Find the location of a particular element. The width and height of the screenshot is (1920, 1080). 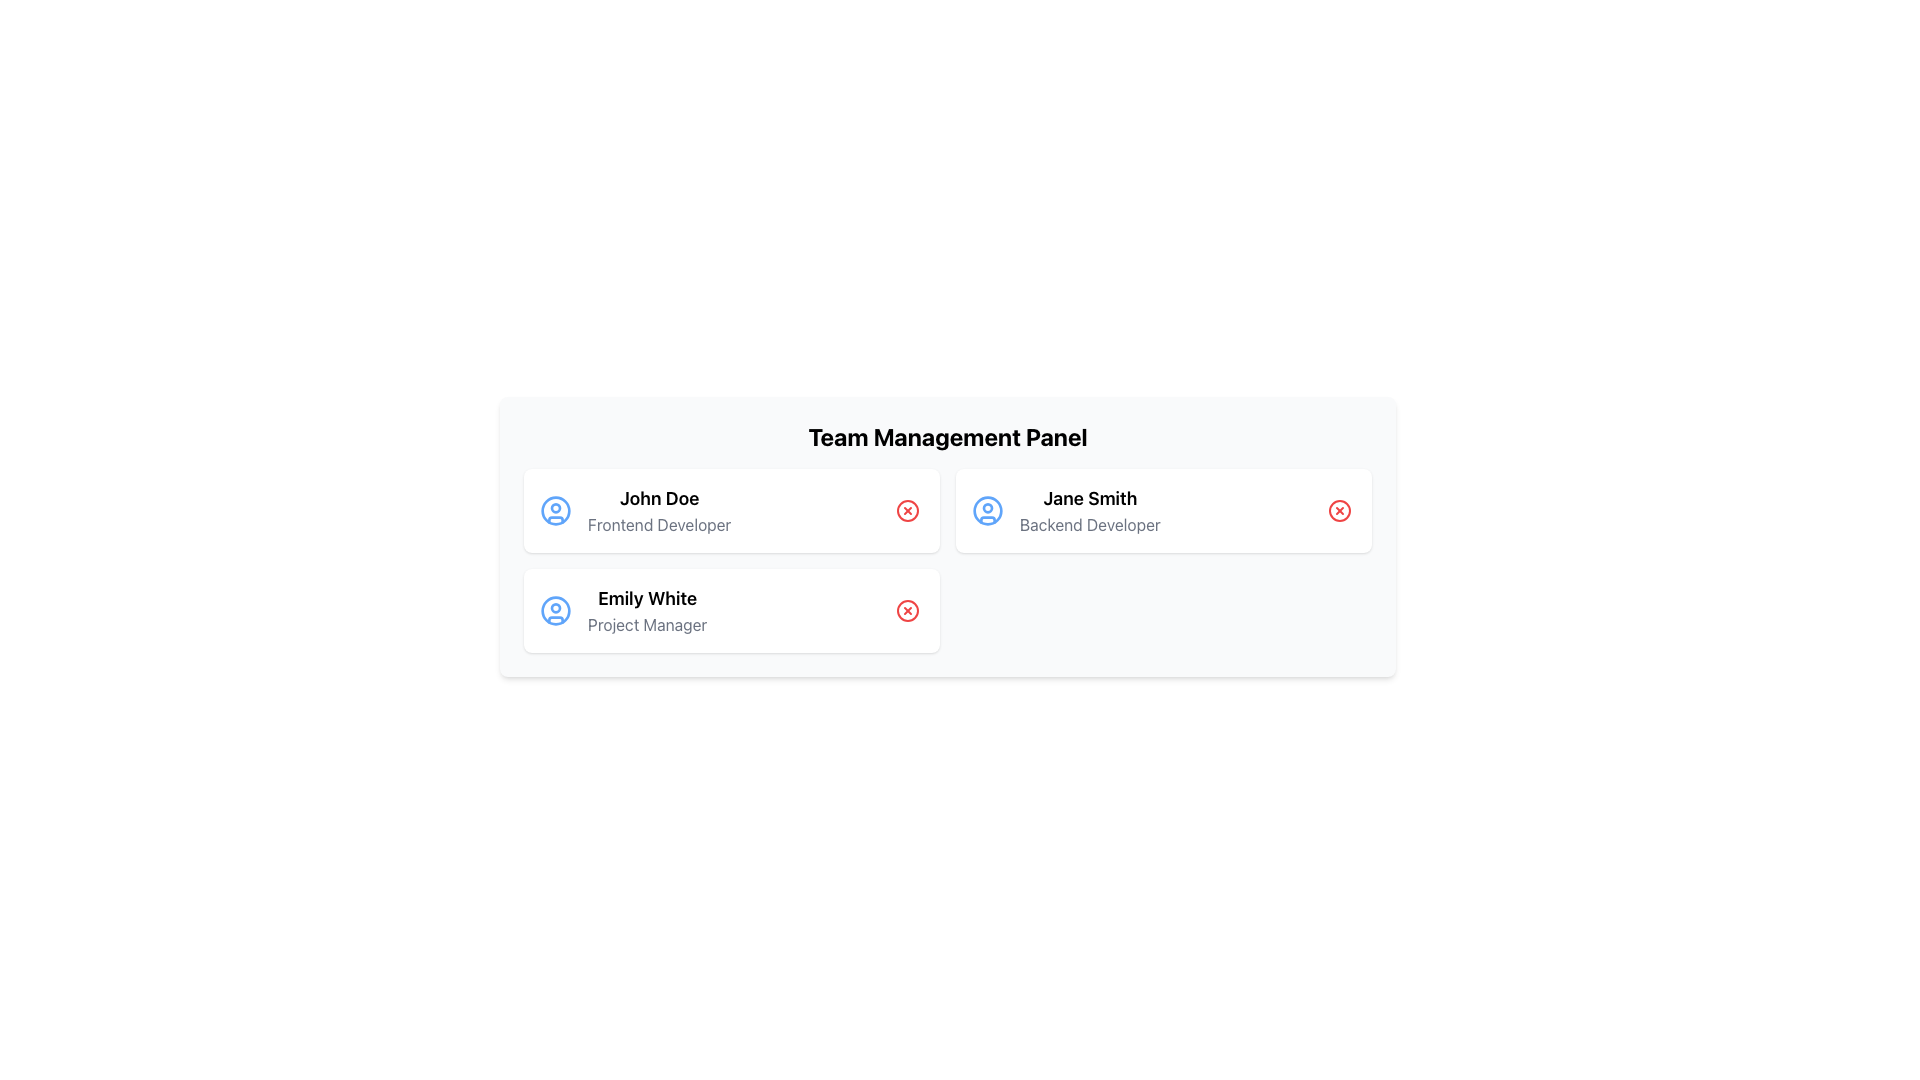

the outermost circular shape of the user profile icon with a blue outline, located in the left section of the second card in the 'Team Management Panel' is located at coordinates (556, 508).